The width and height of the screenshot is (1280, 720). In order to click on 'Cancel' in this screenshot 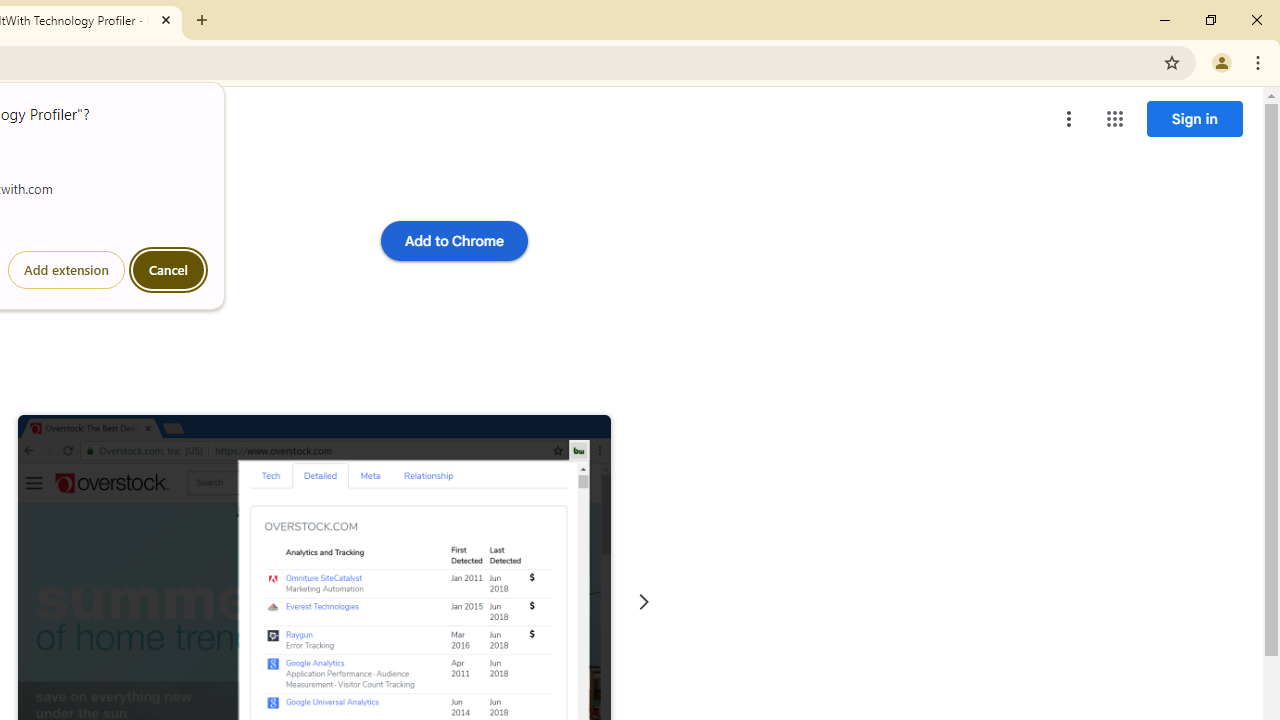, I will do `click(168, 270)`.